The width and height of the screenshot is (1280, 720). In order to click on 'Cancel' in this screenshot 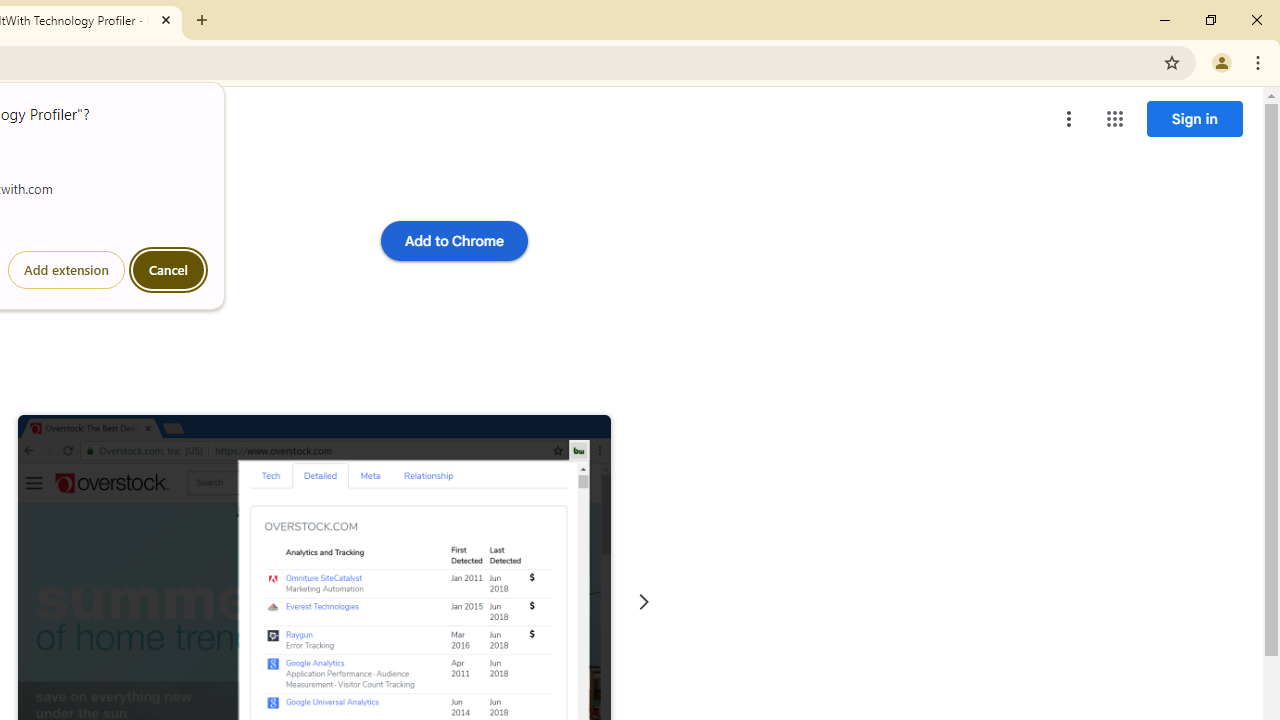, I will do `click(168, 270)`.